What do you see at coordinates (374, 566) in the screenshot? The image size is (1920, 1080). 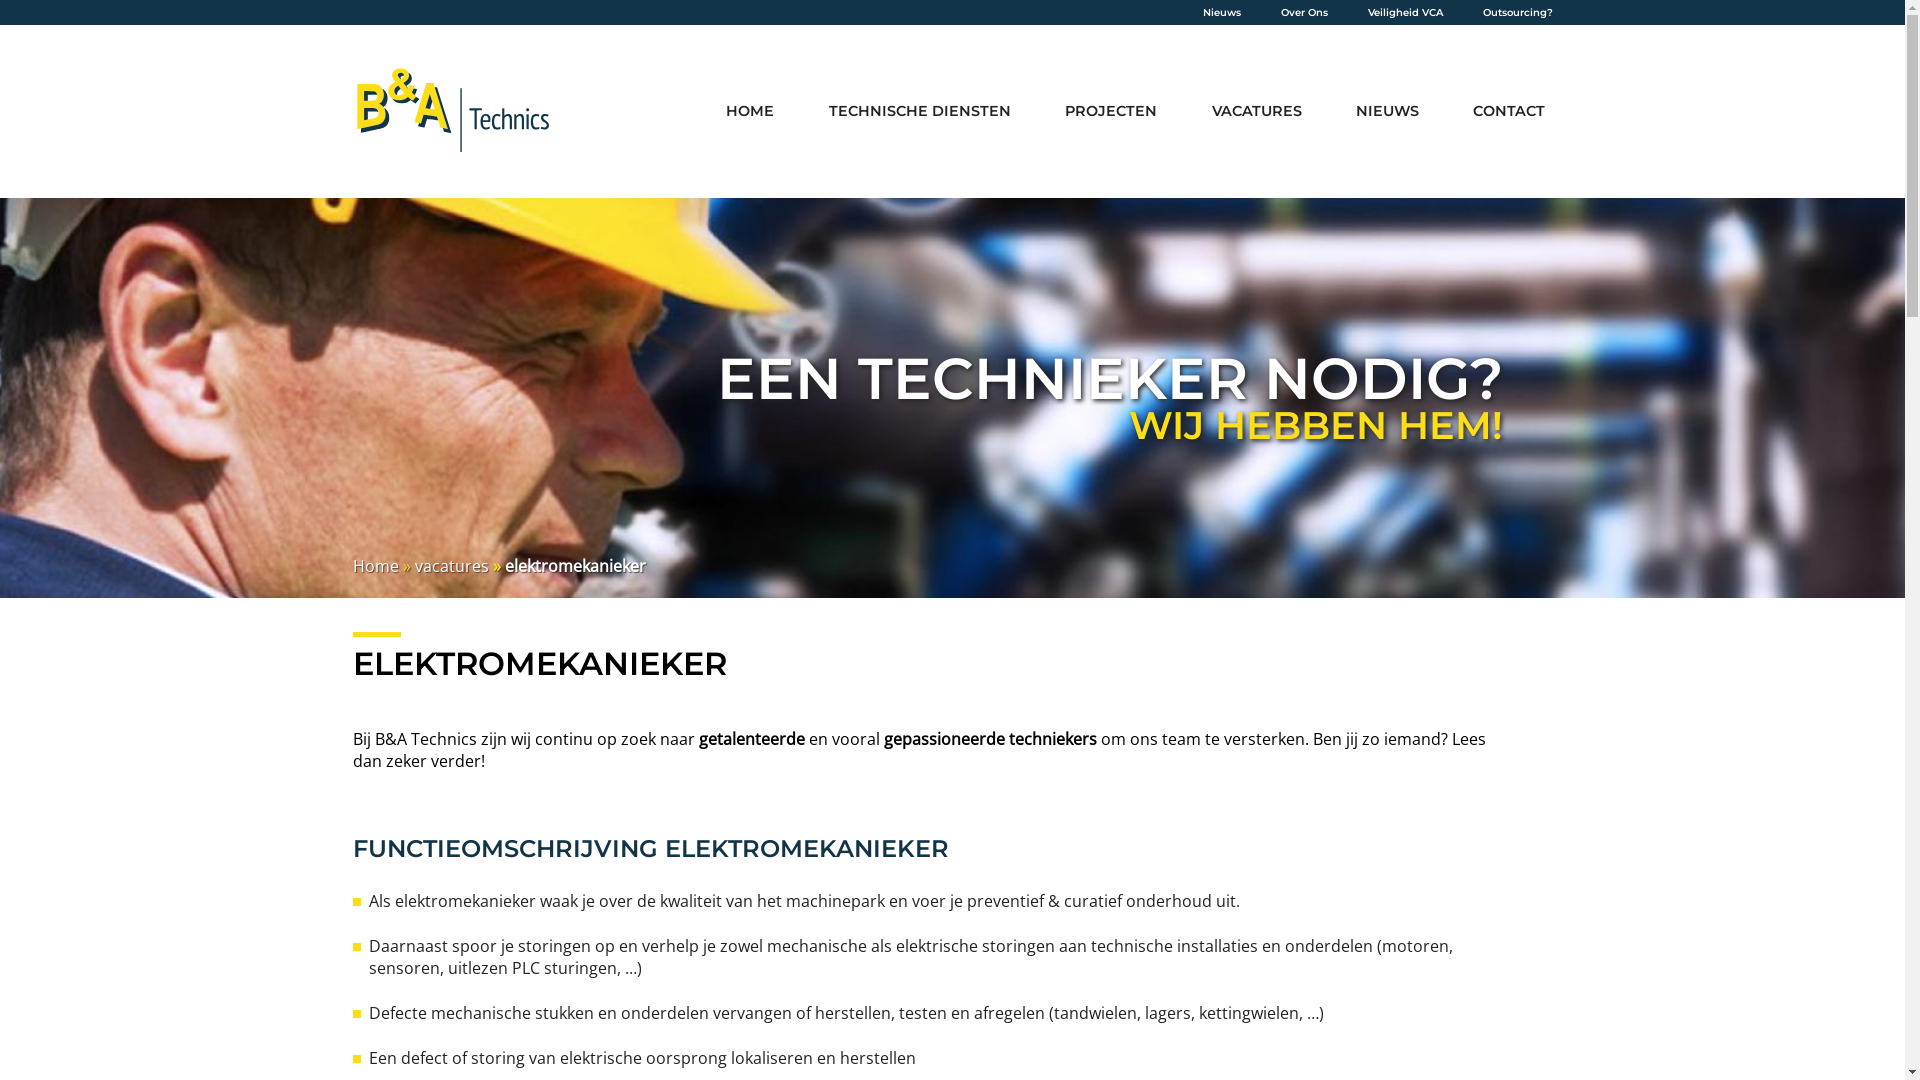 I see `'Home'` at bounding box center [374, 566].